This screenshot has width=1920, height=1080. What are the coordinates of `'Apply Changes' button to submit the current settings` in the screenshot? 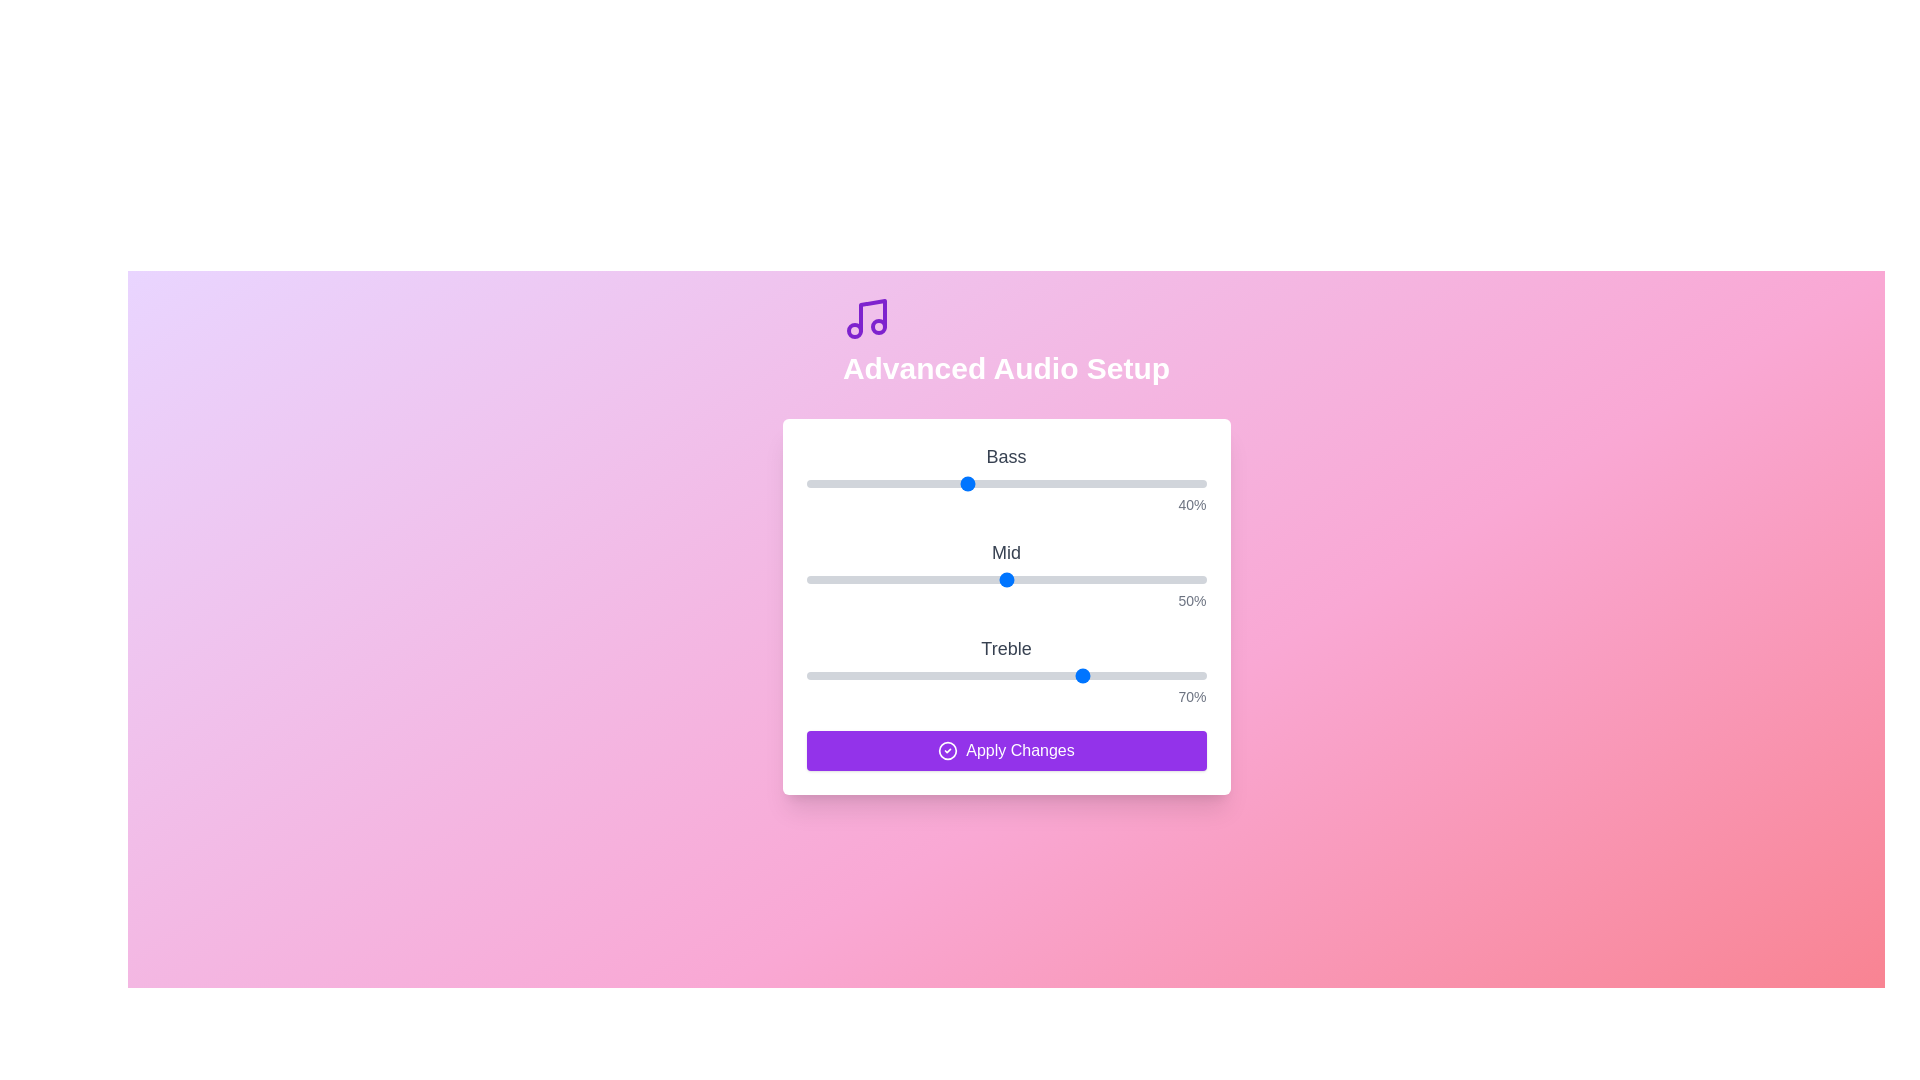 It's located at (1006, 751).